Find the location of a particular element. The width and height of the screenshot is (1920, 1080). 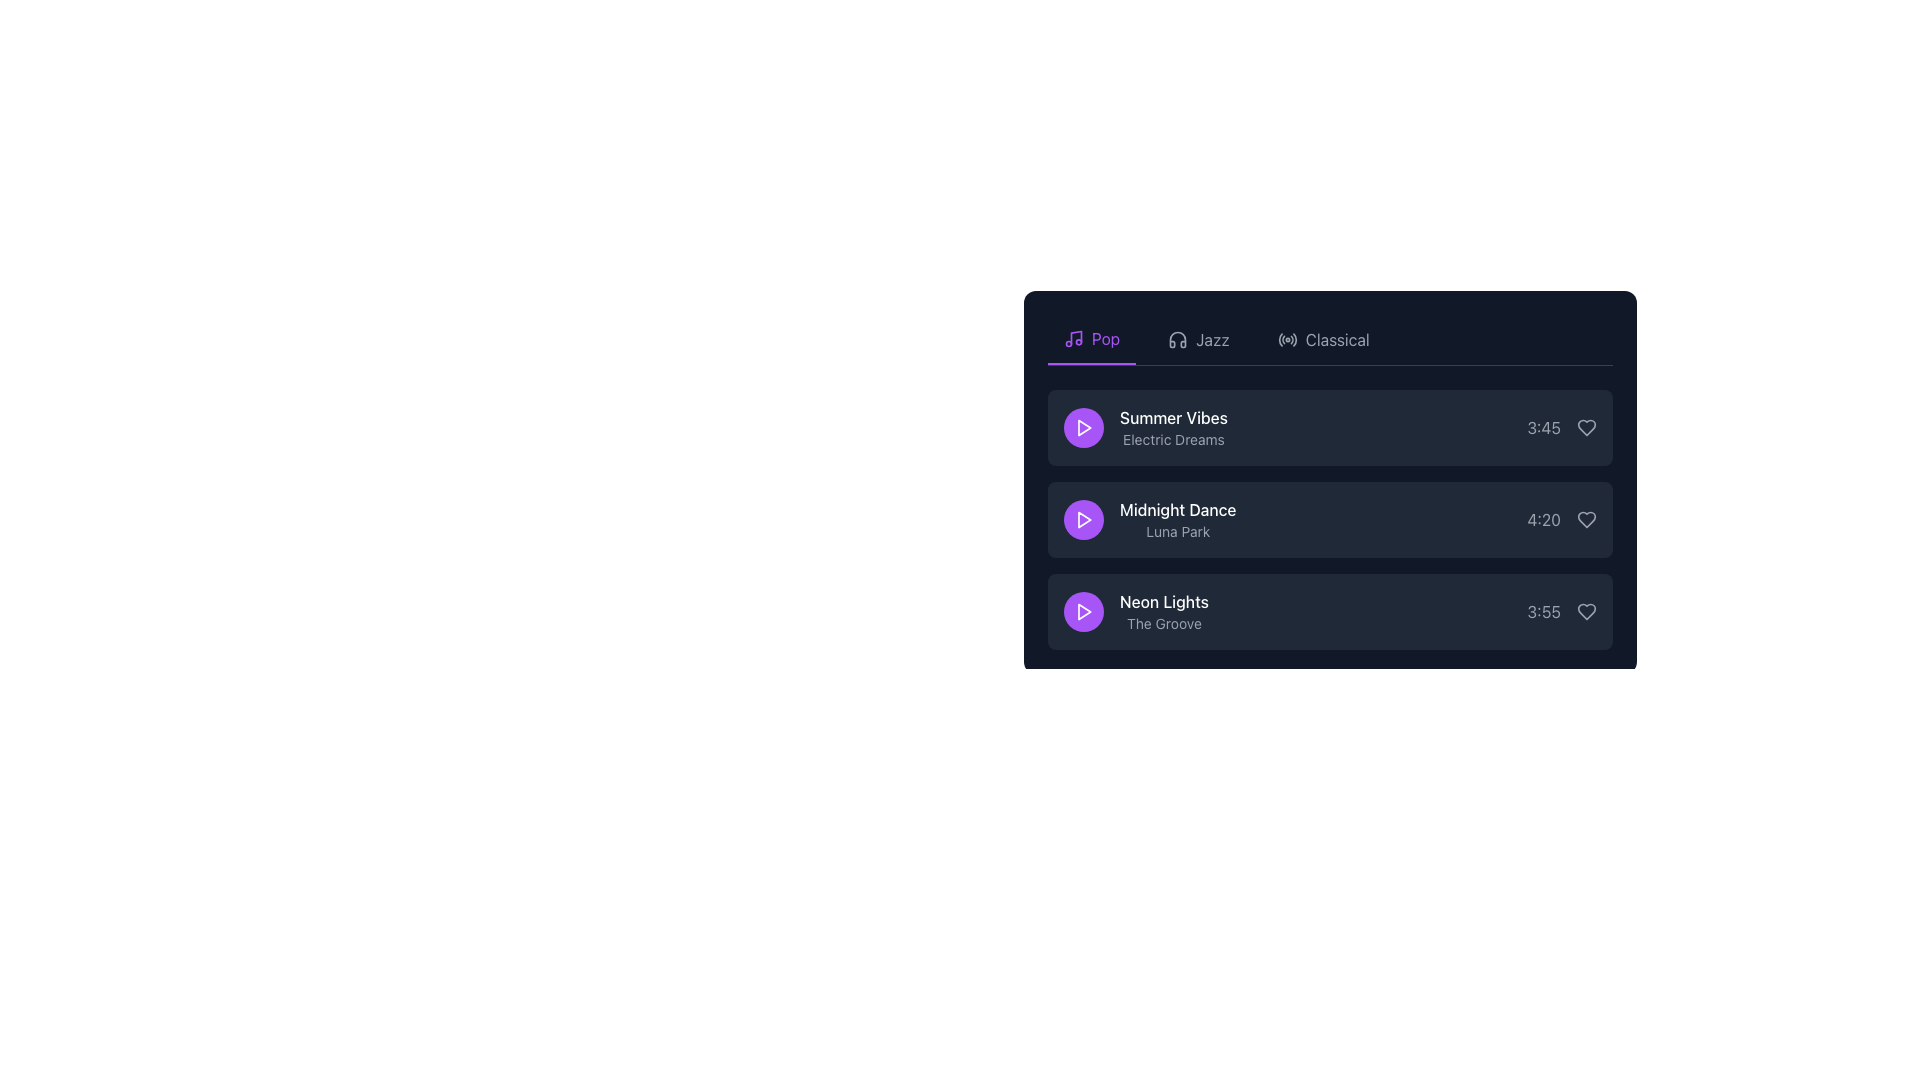

text content of the title label positioned above 'Luna Park' in the playlist, which serves as the identifier for the track is located at coordinates (1178, 508).